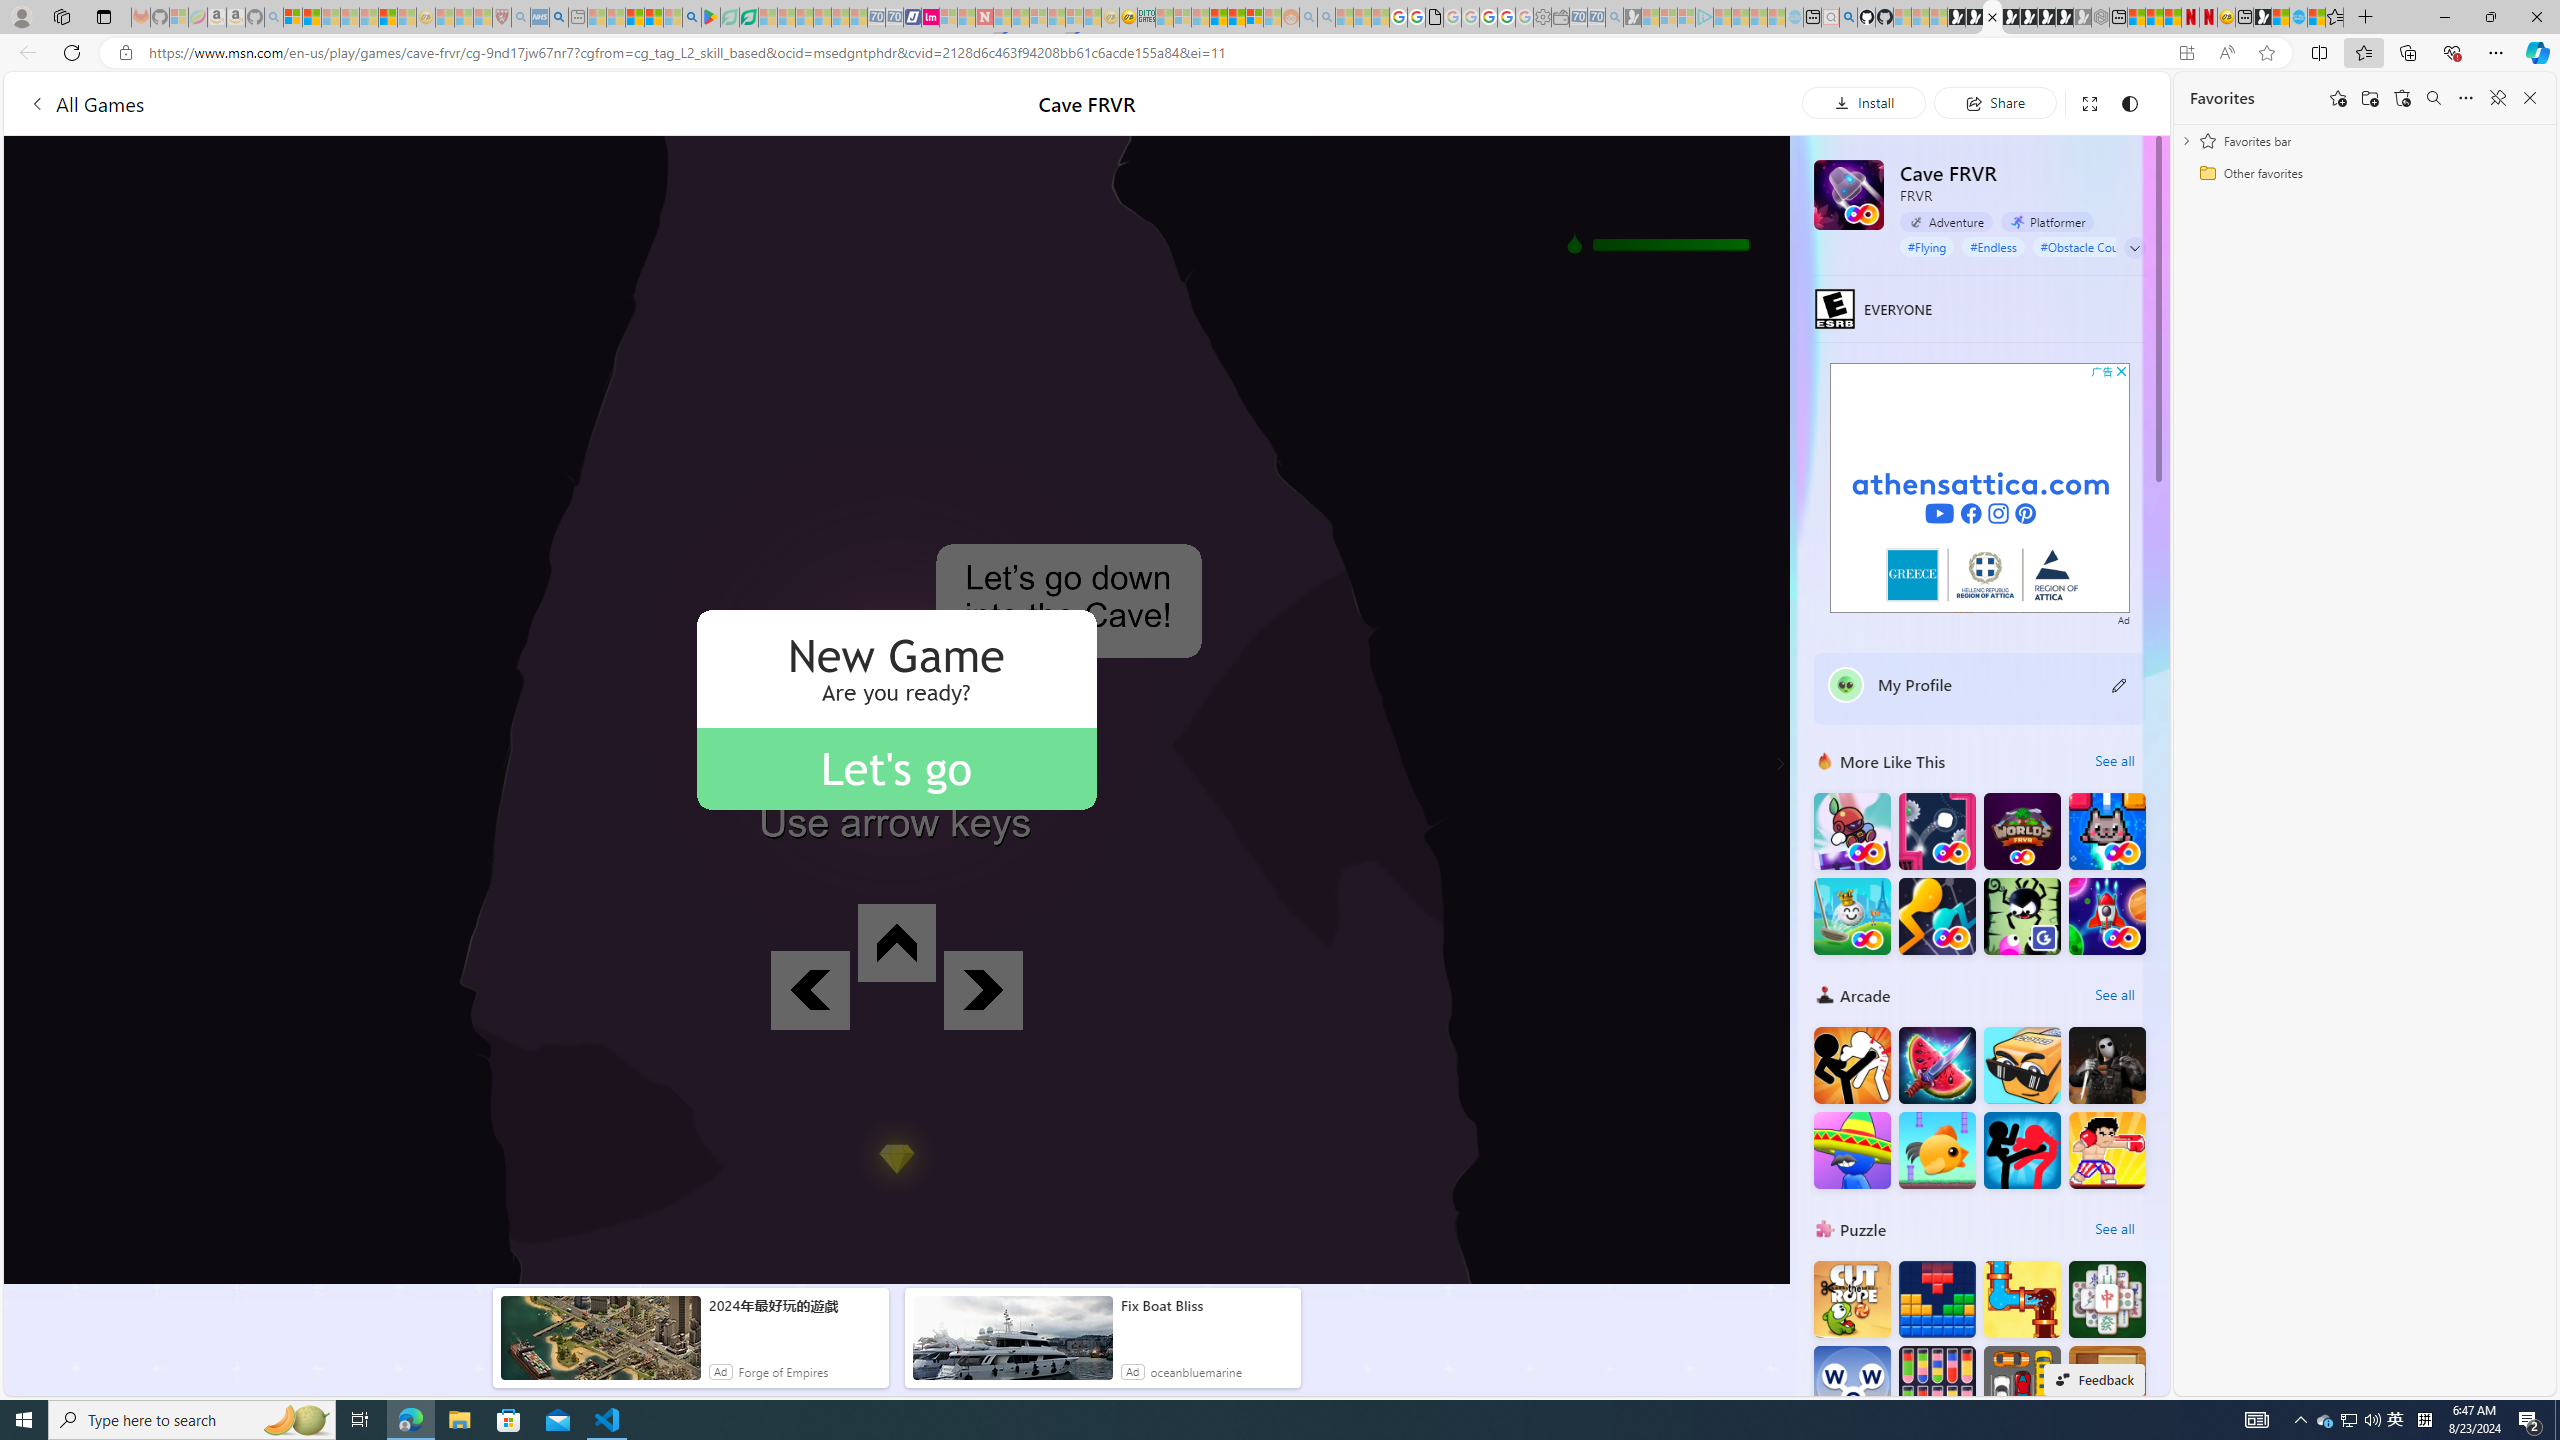  What do you see at coordinates (2135, 246) in the screenshot?
I see `'Class: control'` at bounding box center [2135, 246].